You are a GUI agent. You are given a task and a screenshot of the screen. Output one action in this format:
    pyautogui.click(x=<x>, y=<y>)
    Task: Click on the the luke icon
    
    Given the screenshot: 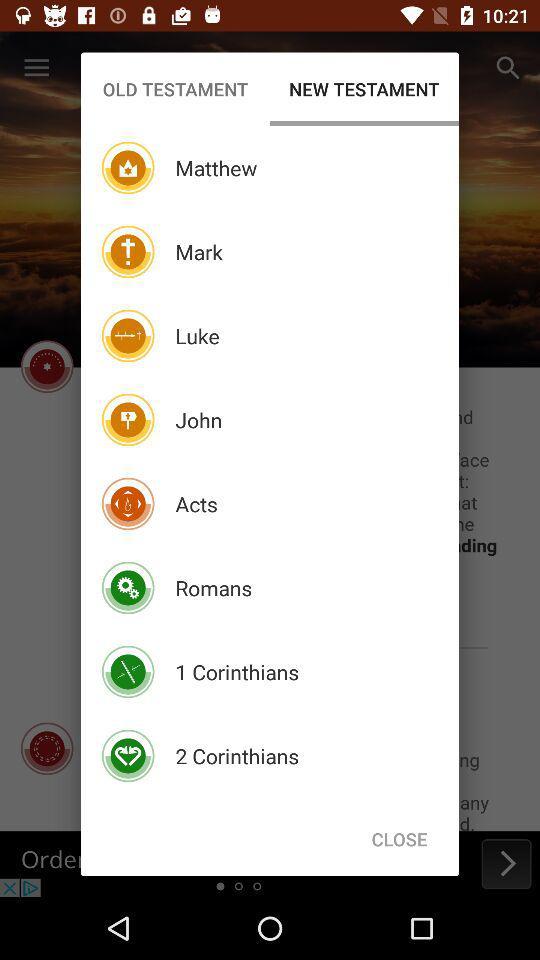 What is the action you would take?
    pyautogui.click(x=197, y=336)
    